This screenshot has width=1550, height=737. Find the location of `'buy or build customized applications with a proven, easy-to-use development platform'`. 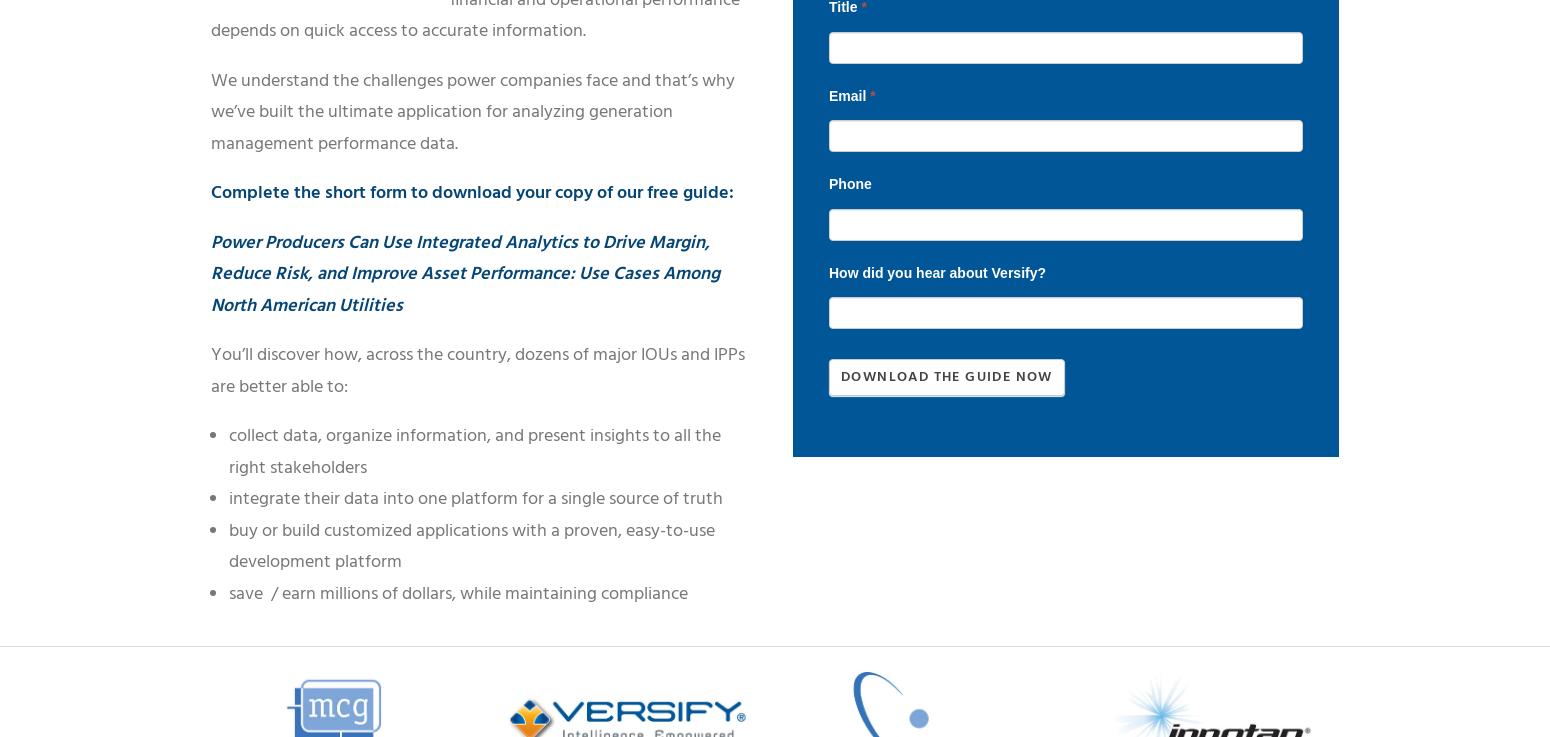

'buy or build customized applications with a proven, easy-to-use development platform' is located at coordinates (470, 546).